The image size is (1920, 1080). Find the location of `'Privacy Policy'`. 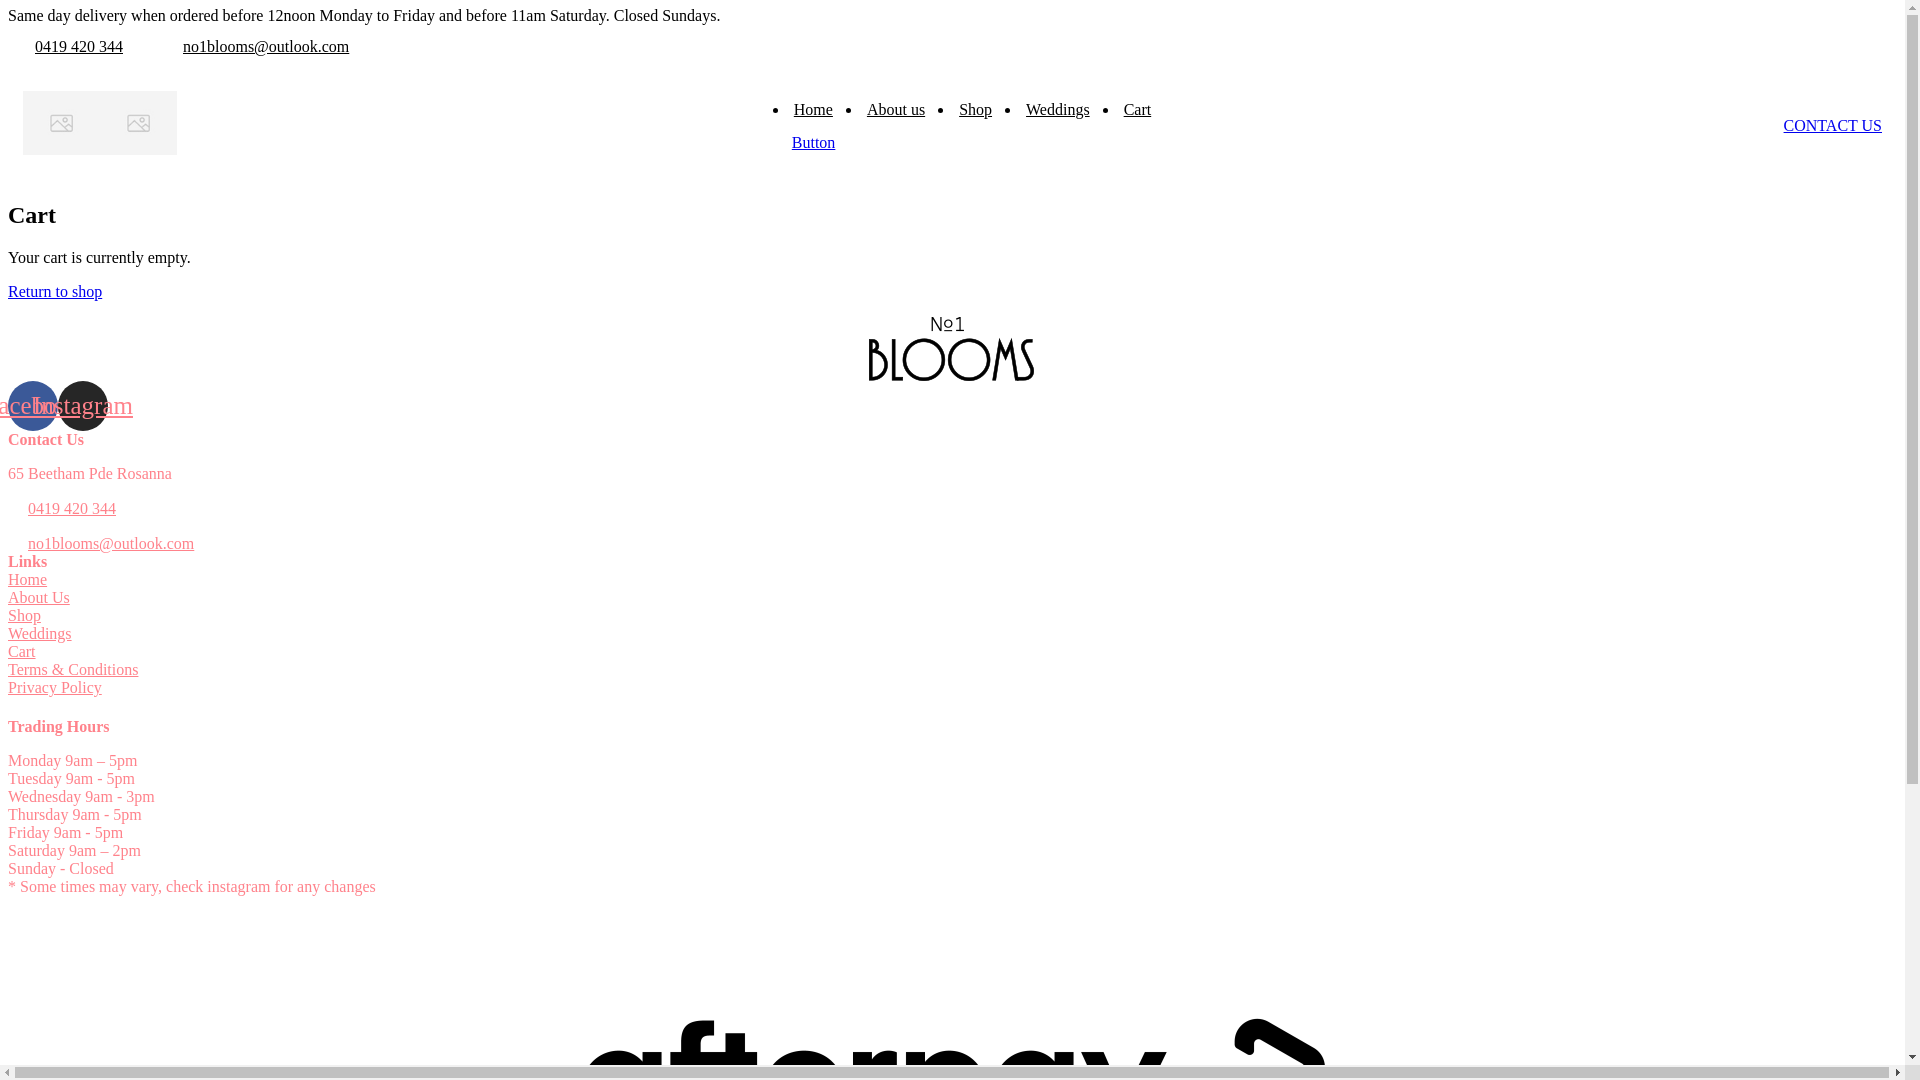

'Privacy Policy' is located at coordinates (54, 686).